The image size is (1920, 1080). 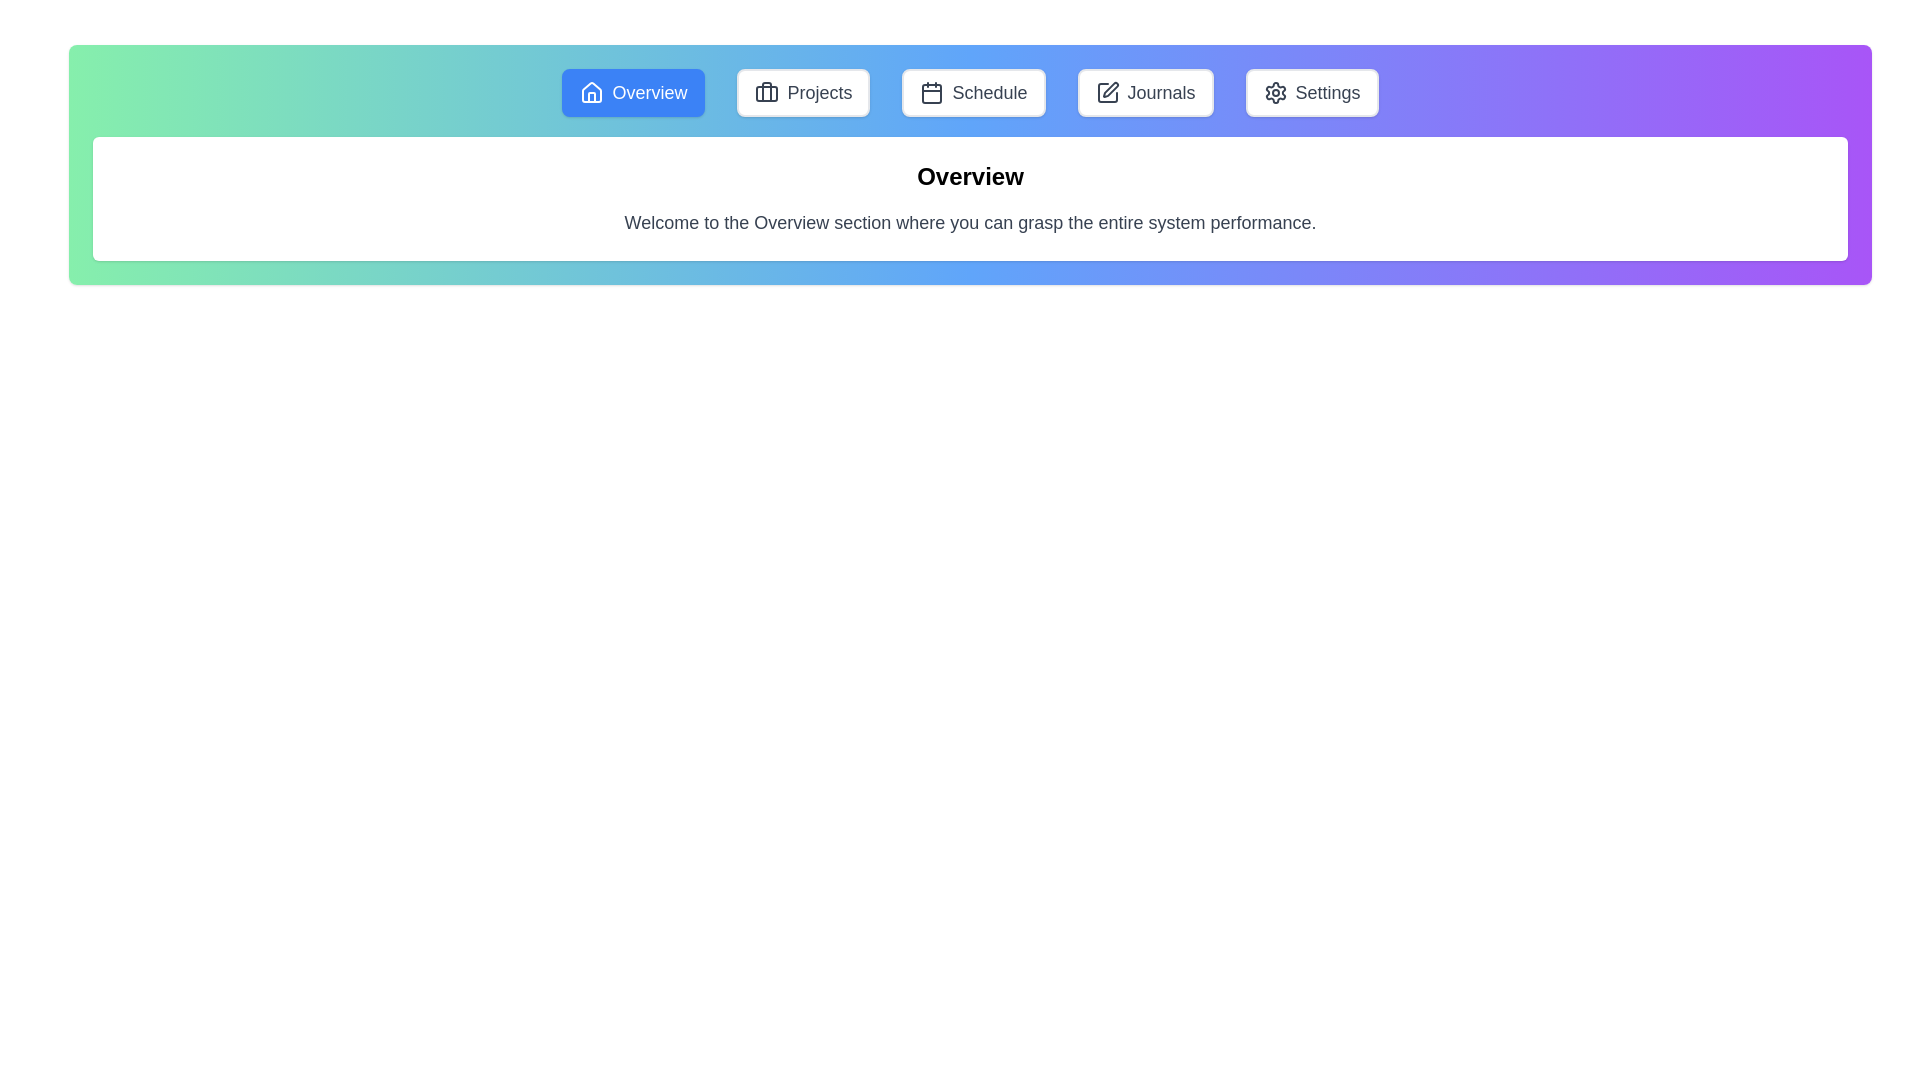 What do you see at coordinates (1106, 92) in the screenshot?
I see `the left-hand portion of the SVG icon representing a square within the 'Journals' button in the top navigation bar, which has rounded corners and a border` at bounding box center [1106, 92].